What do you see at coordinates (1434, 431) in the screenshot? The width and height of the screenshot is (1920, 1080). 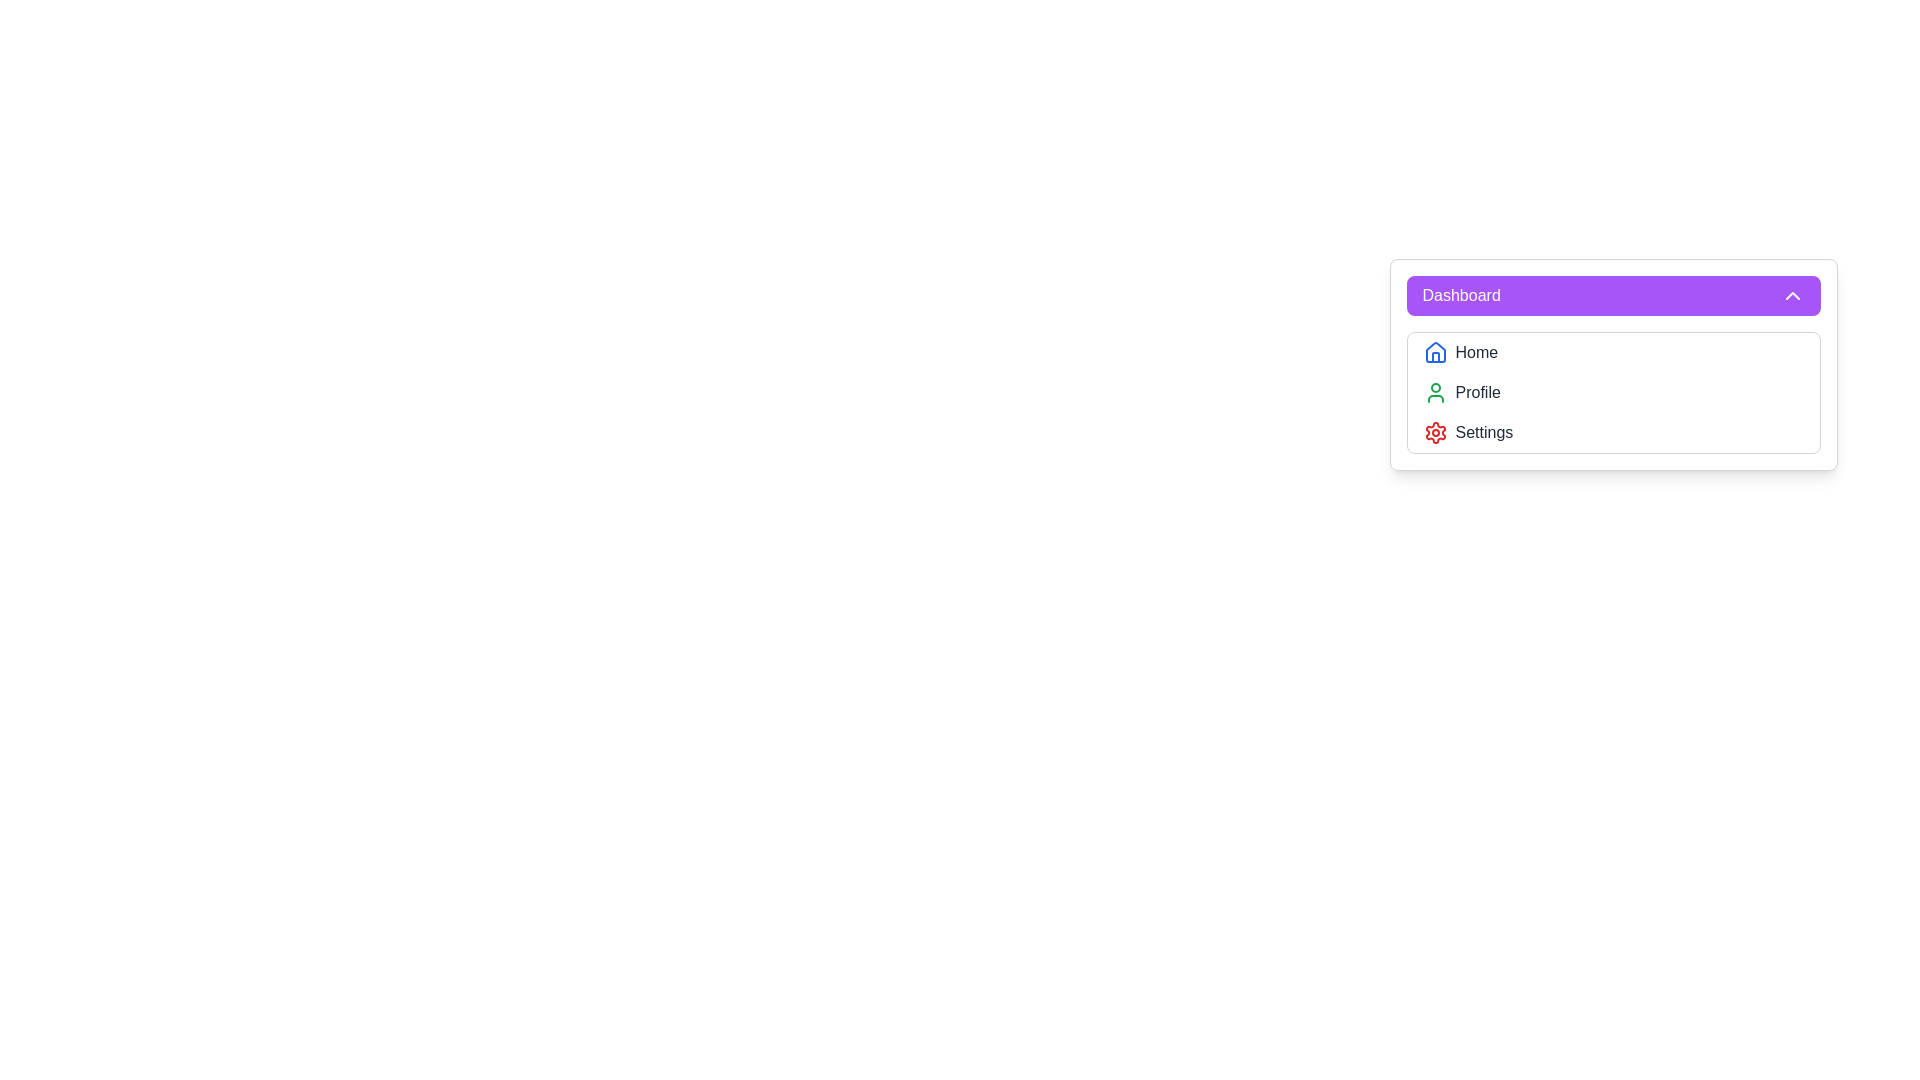 I see `the gear icon with a red color that is located next to the text 'Settings' in the dropdown menu` at bounding box center [1434, 431].